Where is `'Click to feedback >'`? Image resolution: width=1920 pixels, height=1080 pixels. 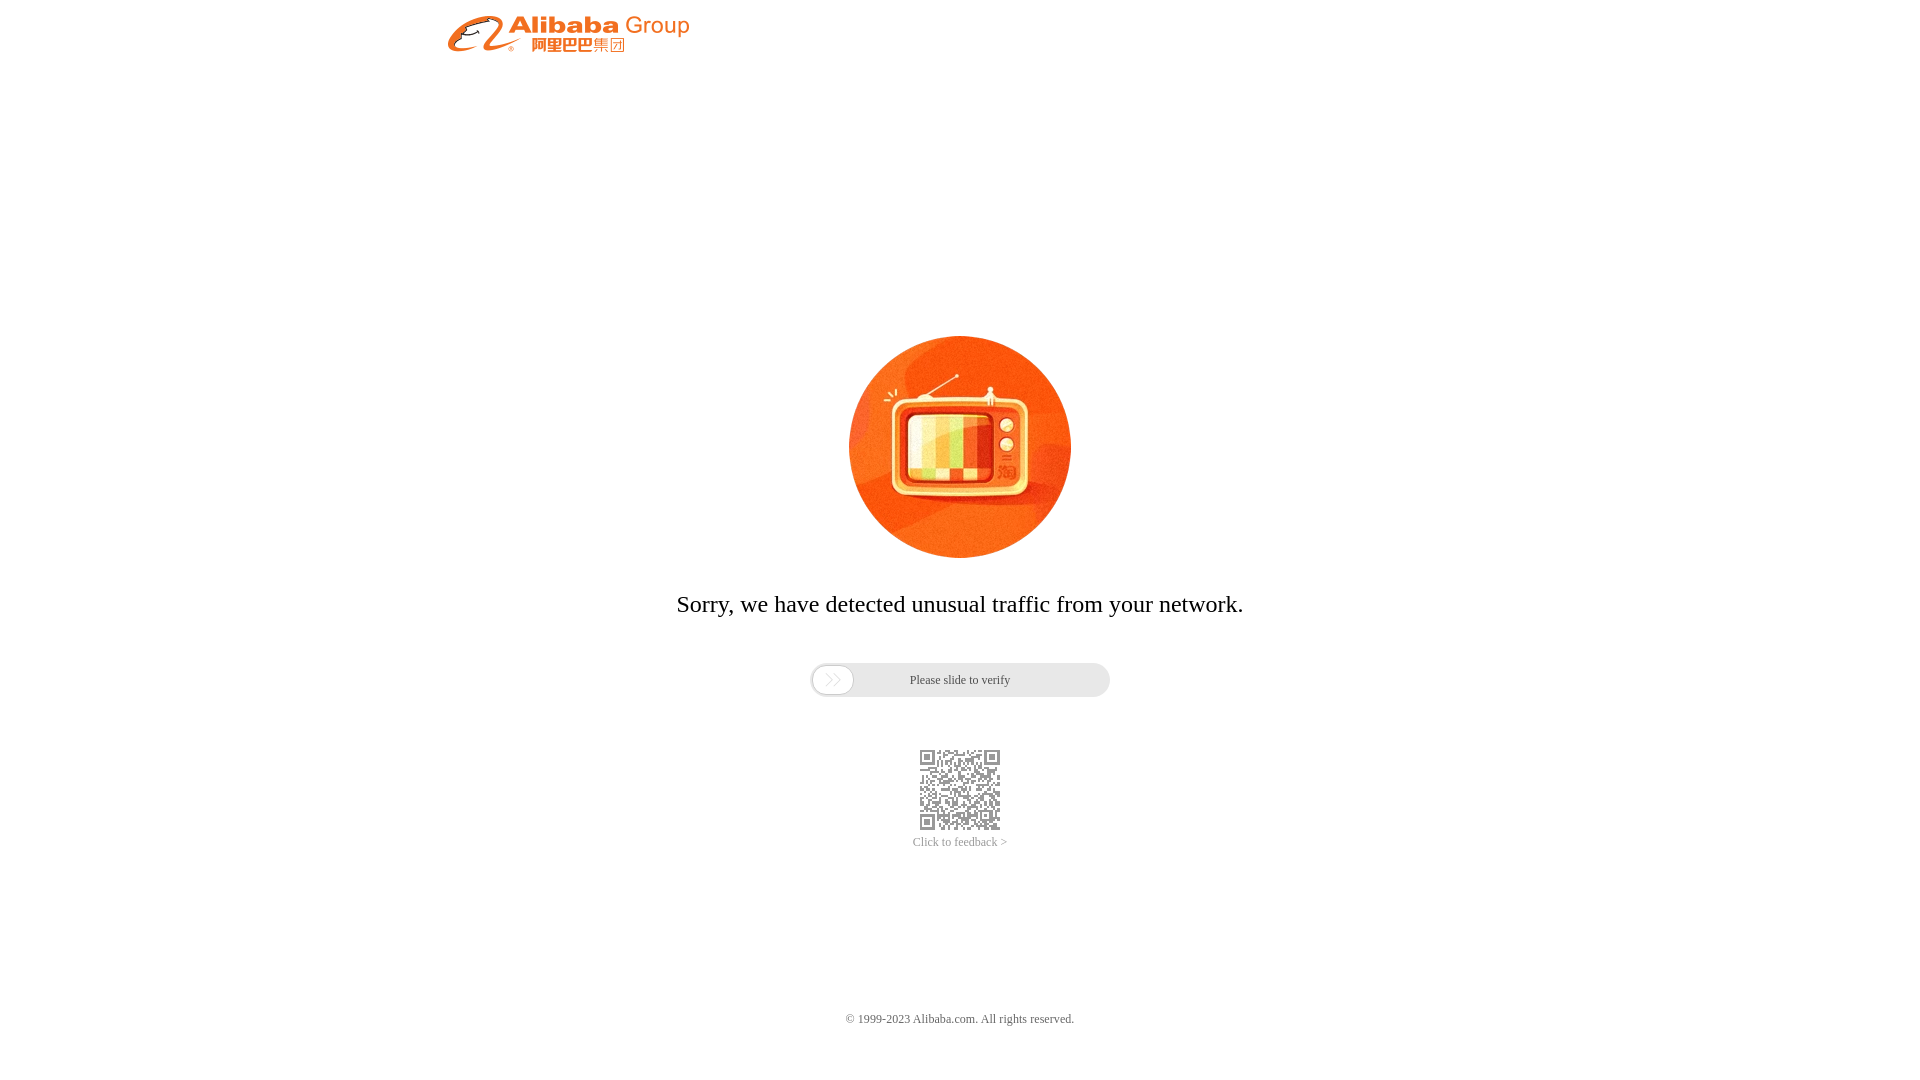 'Click to feedback >' is located at coordinates (911, 842).